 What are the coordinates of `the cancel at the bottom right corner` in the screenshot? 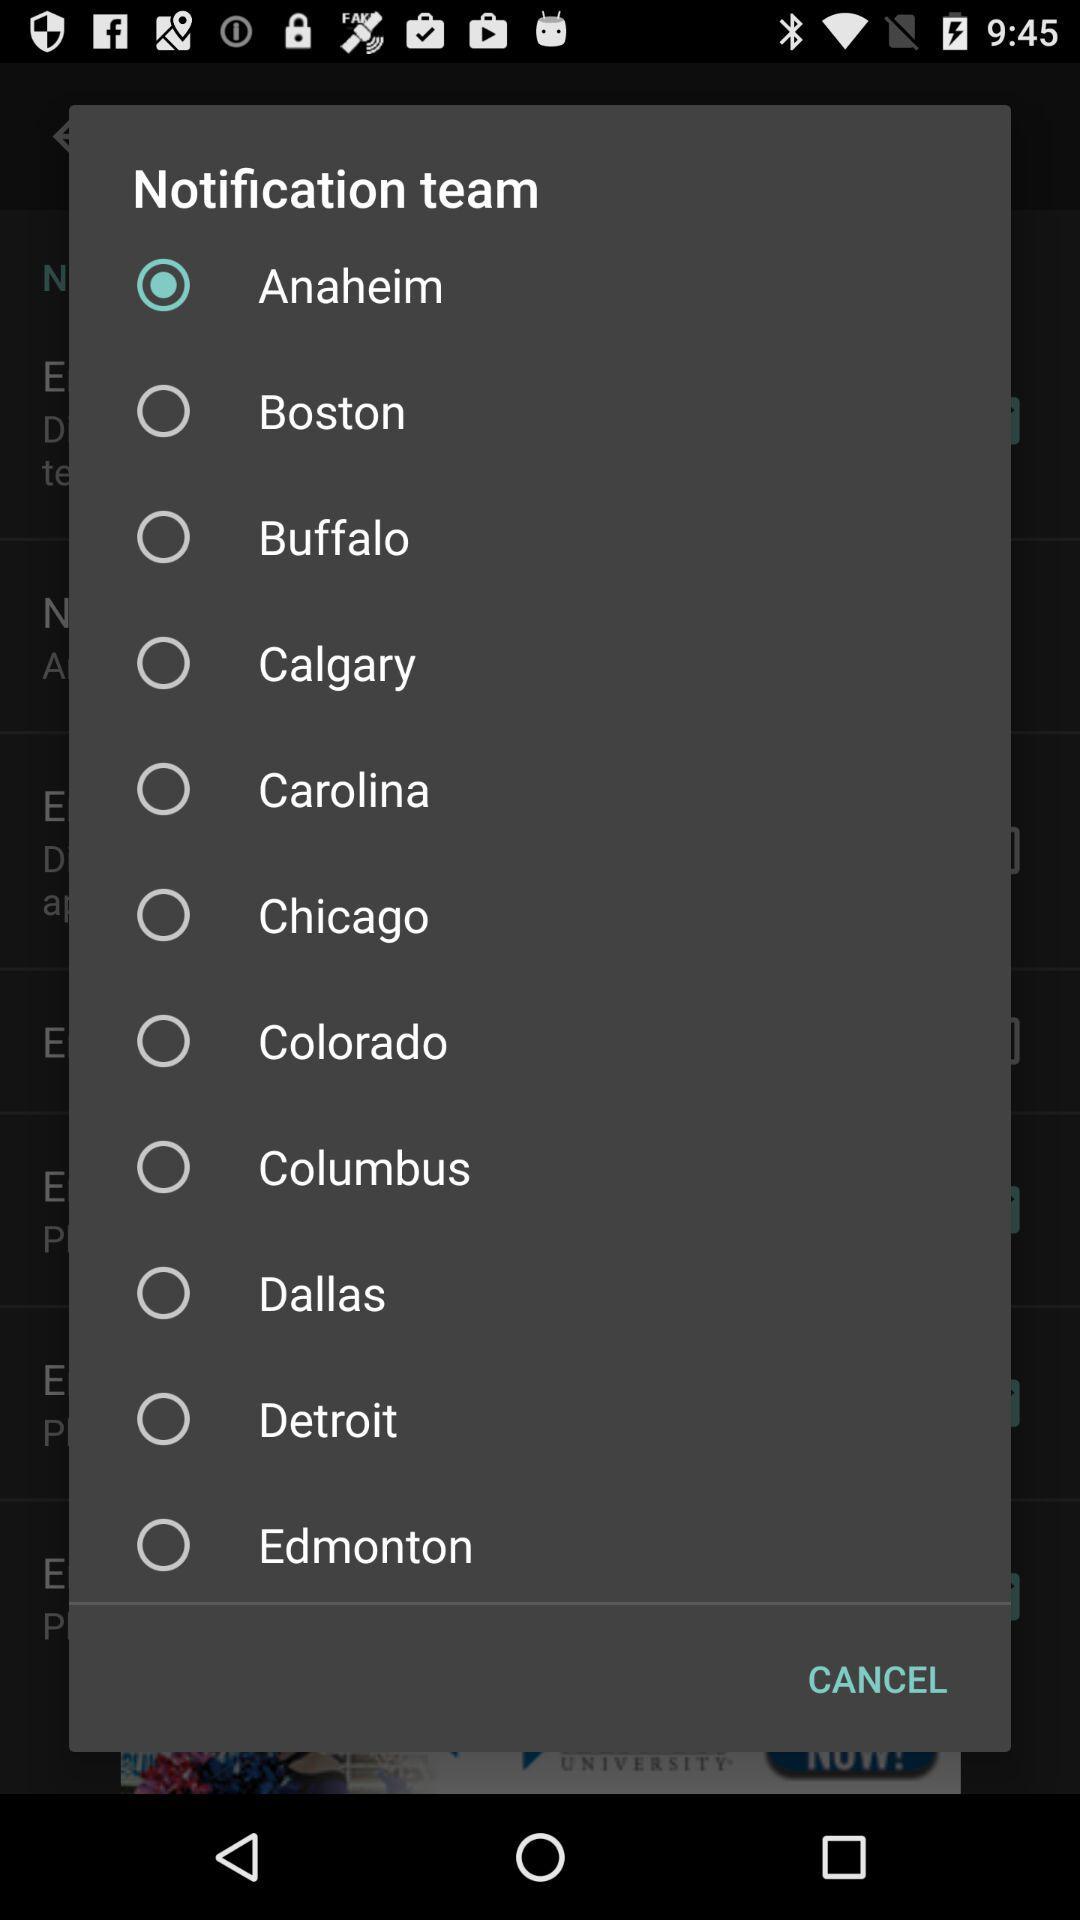 It's located at (876, 1678).